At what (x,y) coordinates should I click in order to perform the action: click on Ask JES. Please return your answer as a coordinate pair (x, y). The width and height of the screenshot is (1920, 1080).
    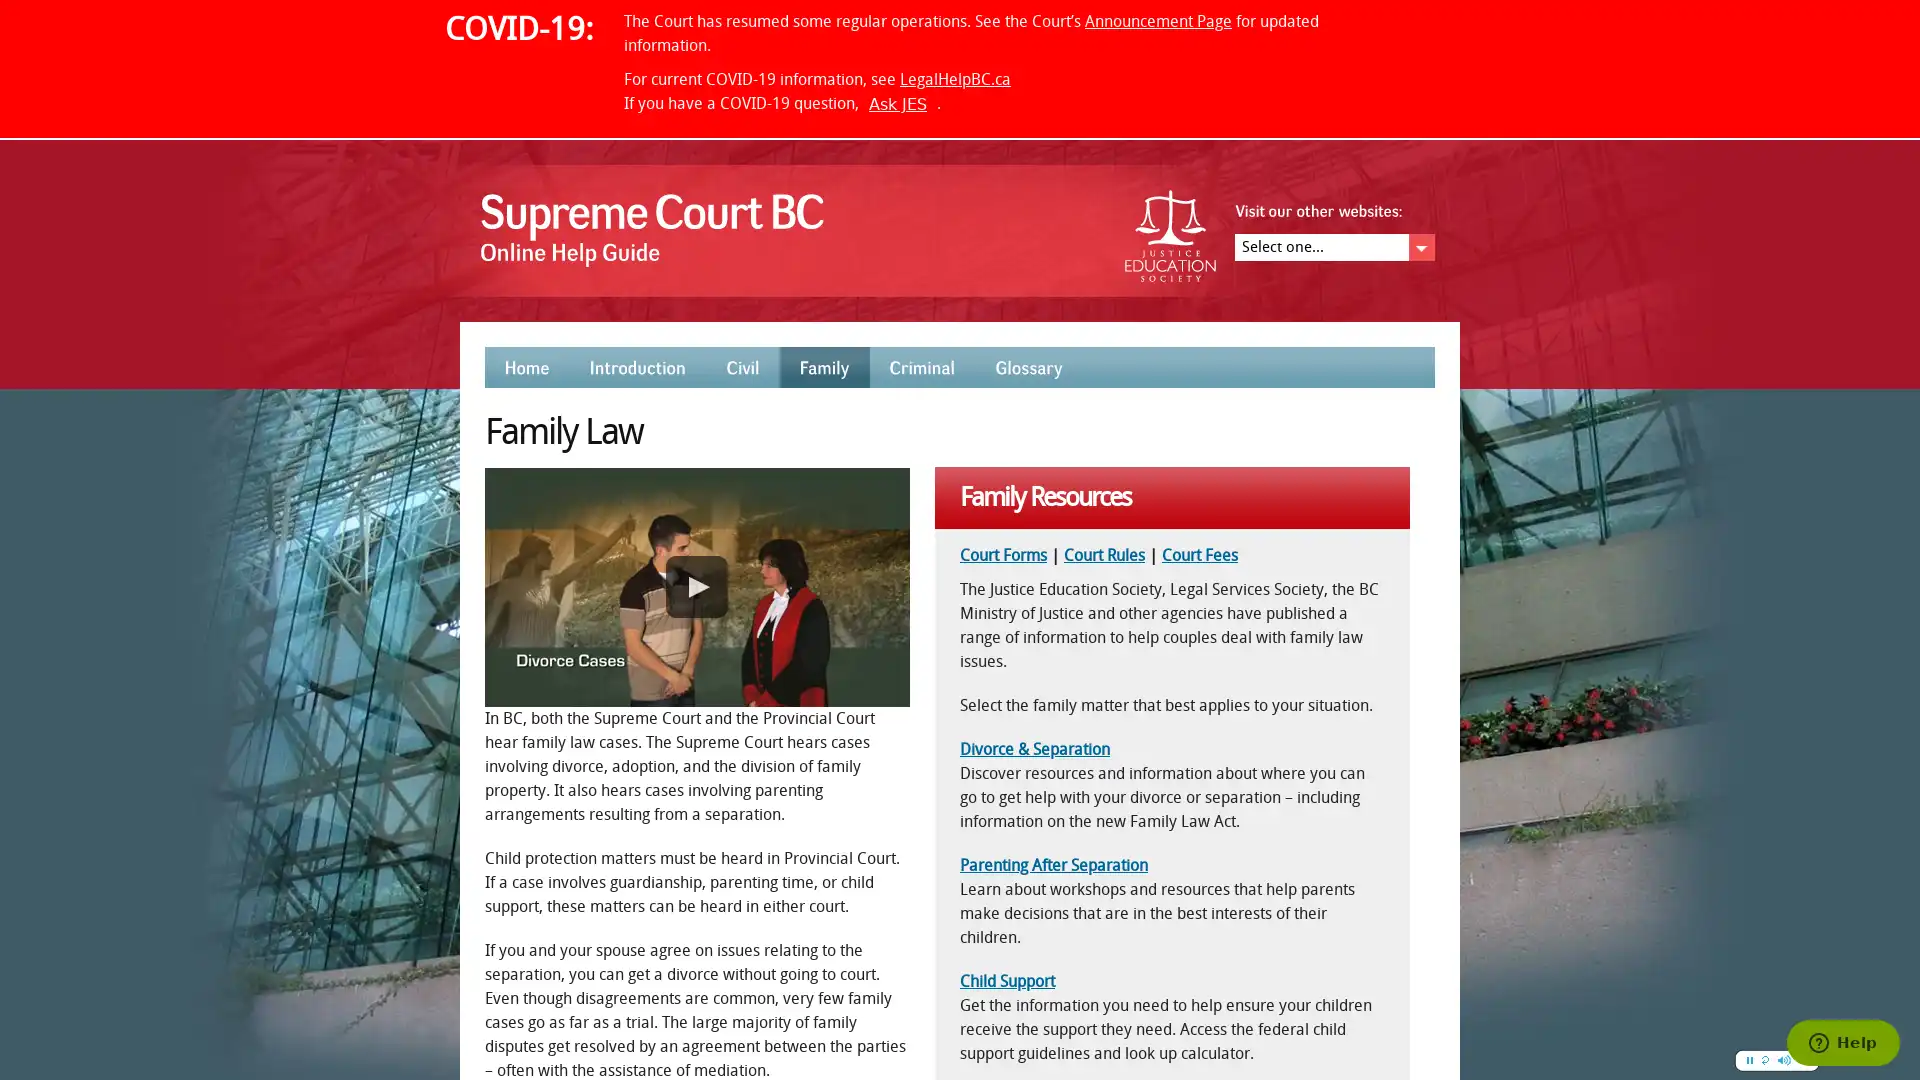
    Looking at the image, I should click on (896, 104).